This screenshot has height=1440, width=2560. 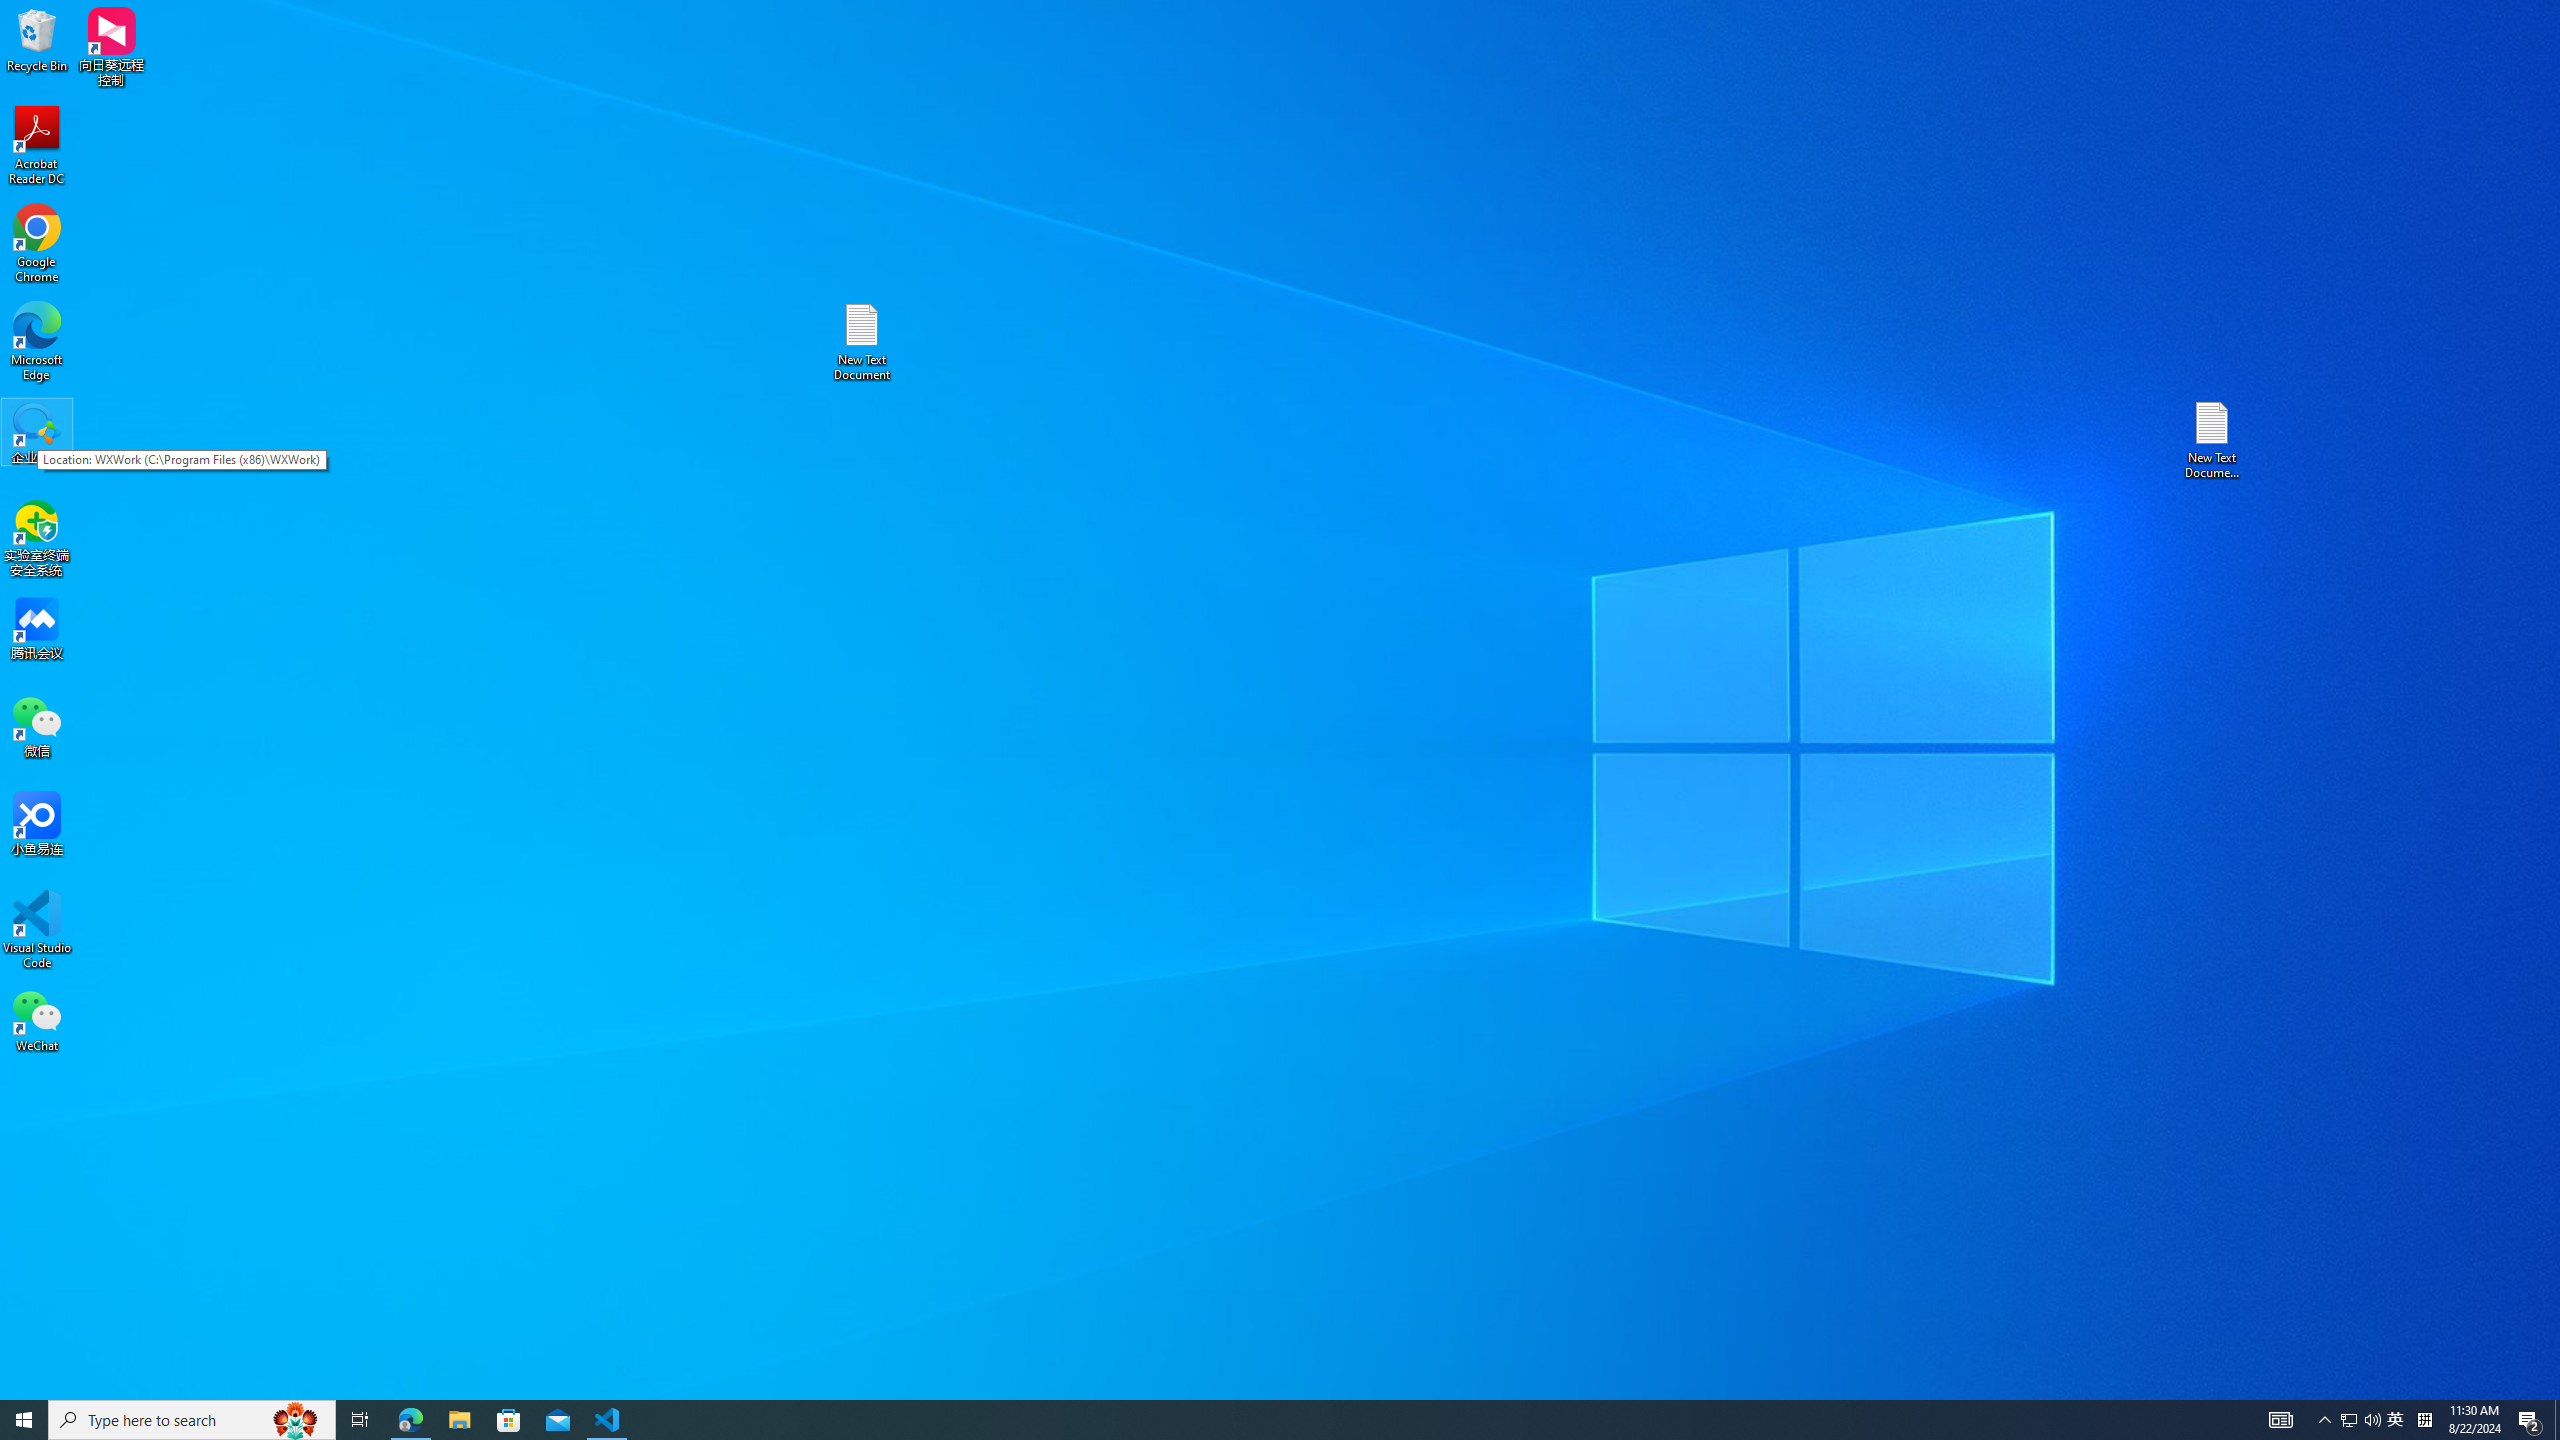 What do you see at coordinates (2213, 438) in the screenshot?
I see `'New Text Document (2)'` at bounding box center [2213, 438].